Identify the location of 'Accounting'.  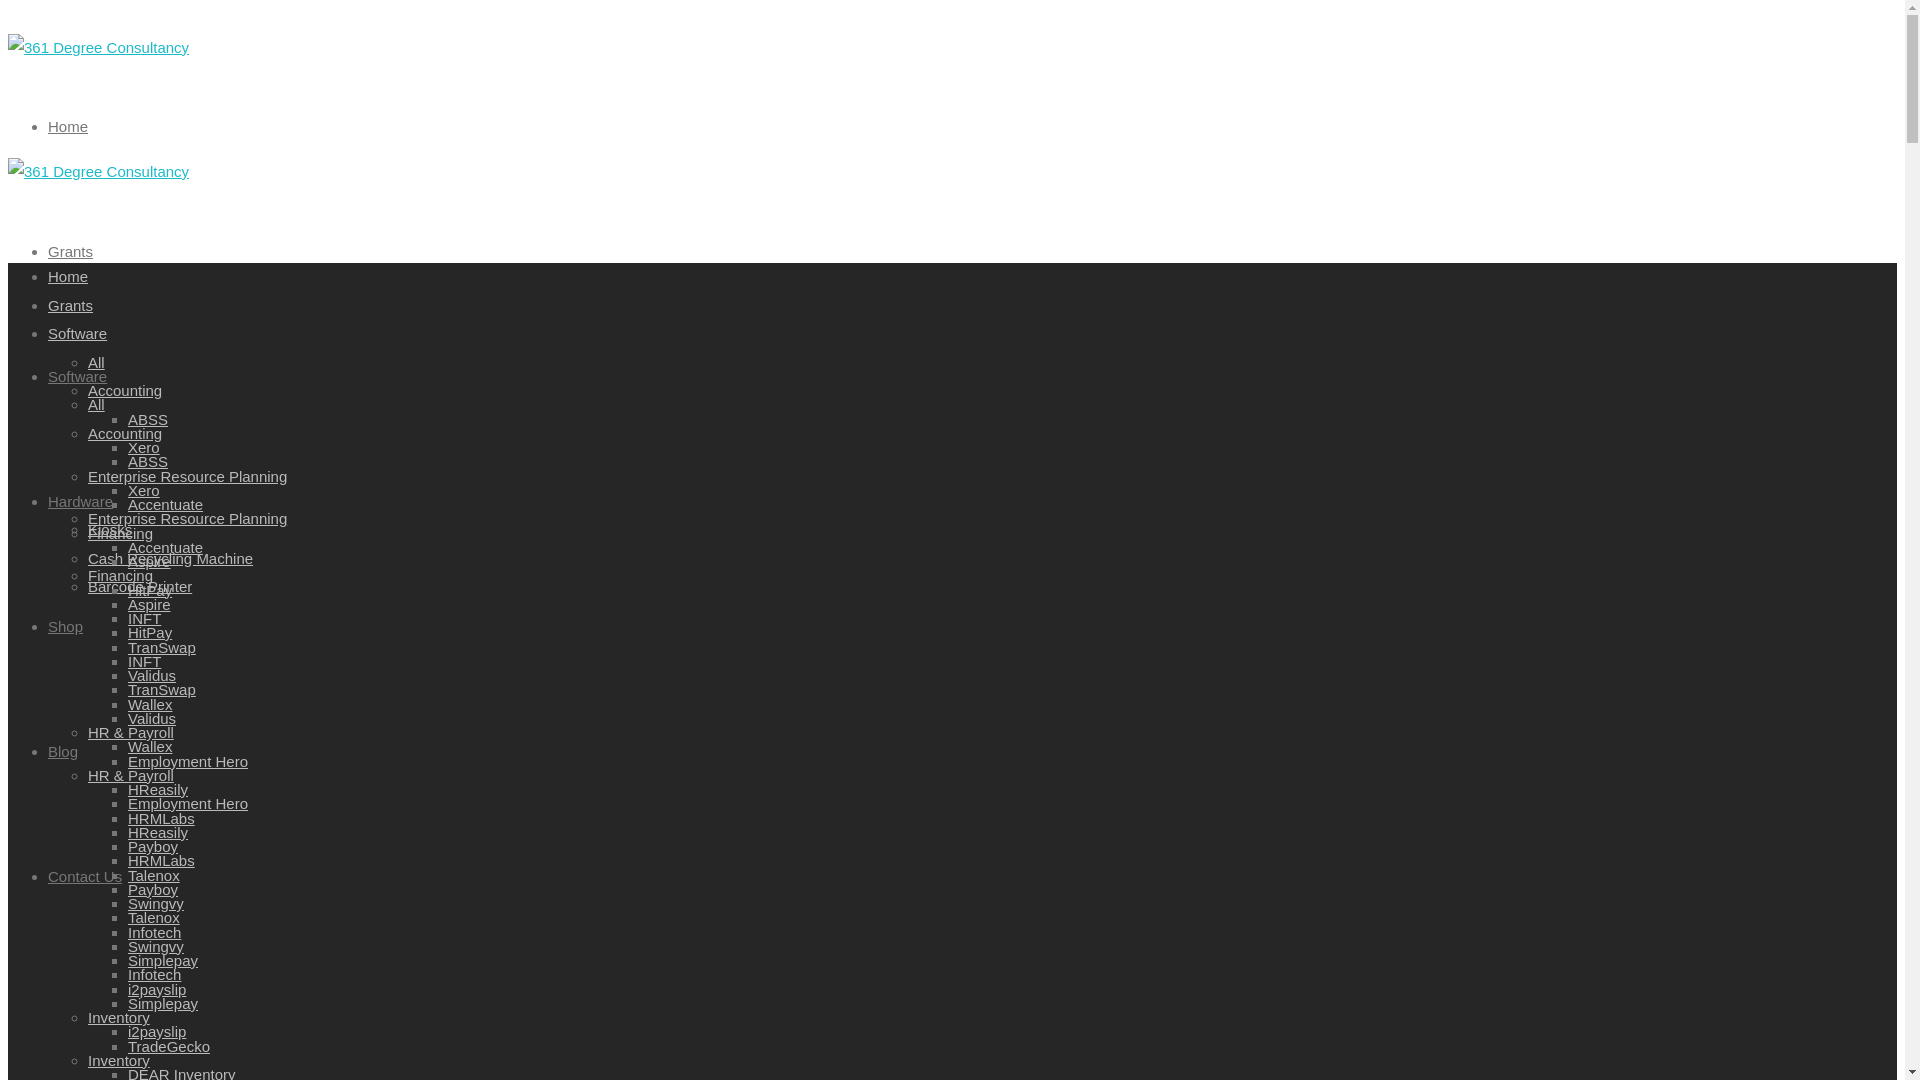
(123, 431).